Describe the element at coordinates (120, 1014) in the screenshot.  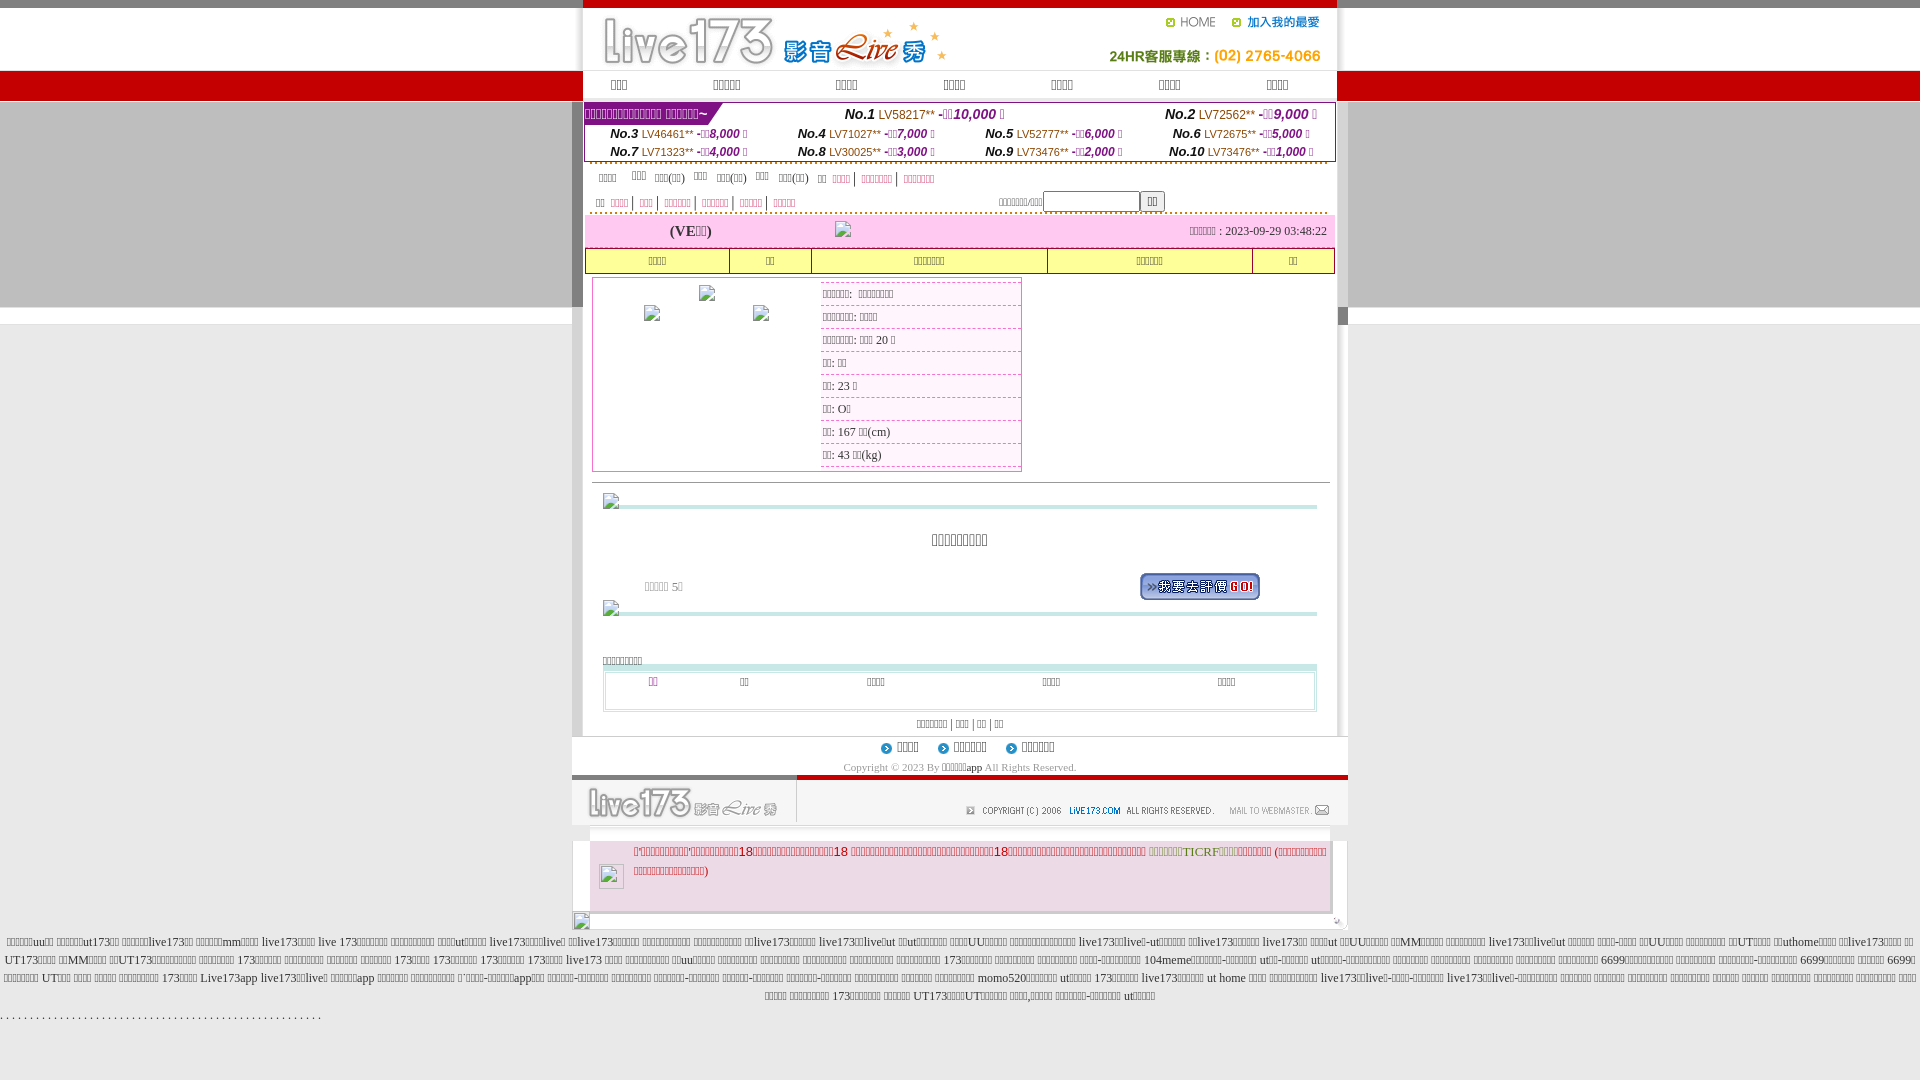
I see `'.'` at that location.